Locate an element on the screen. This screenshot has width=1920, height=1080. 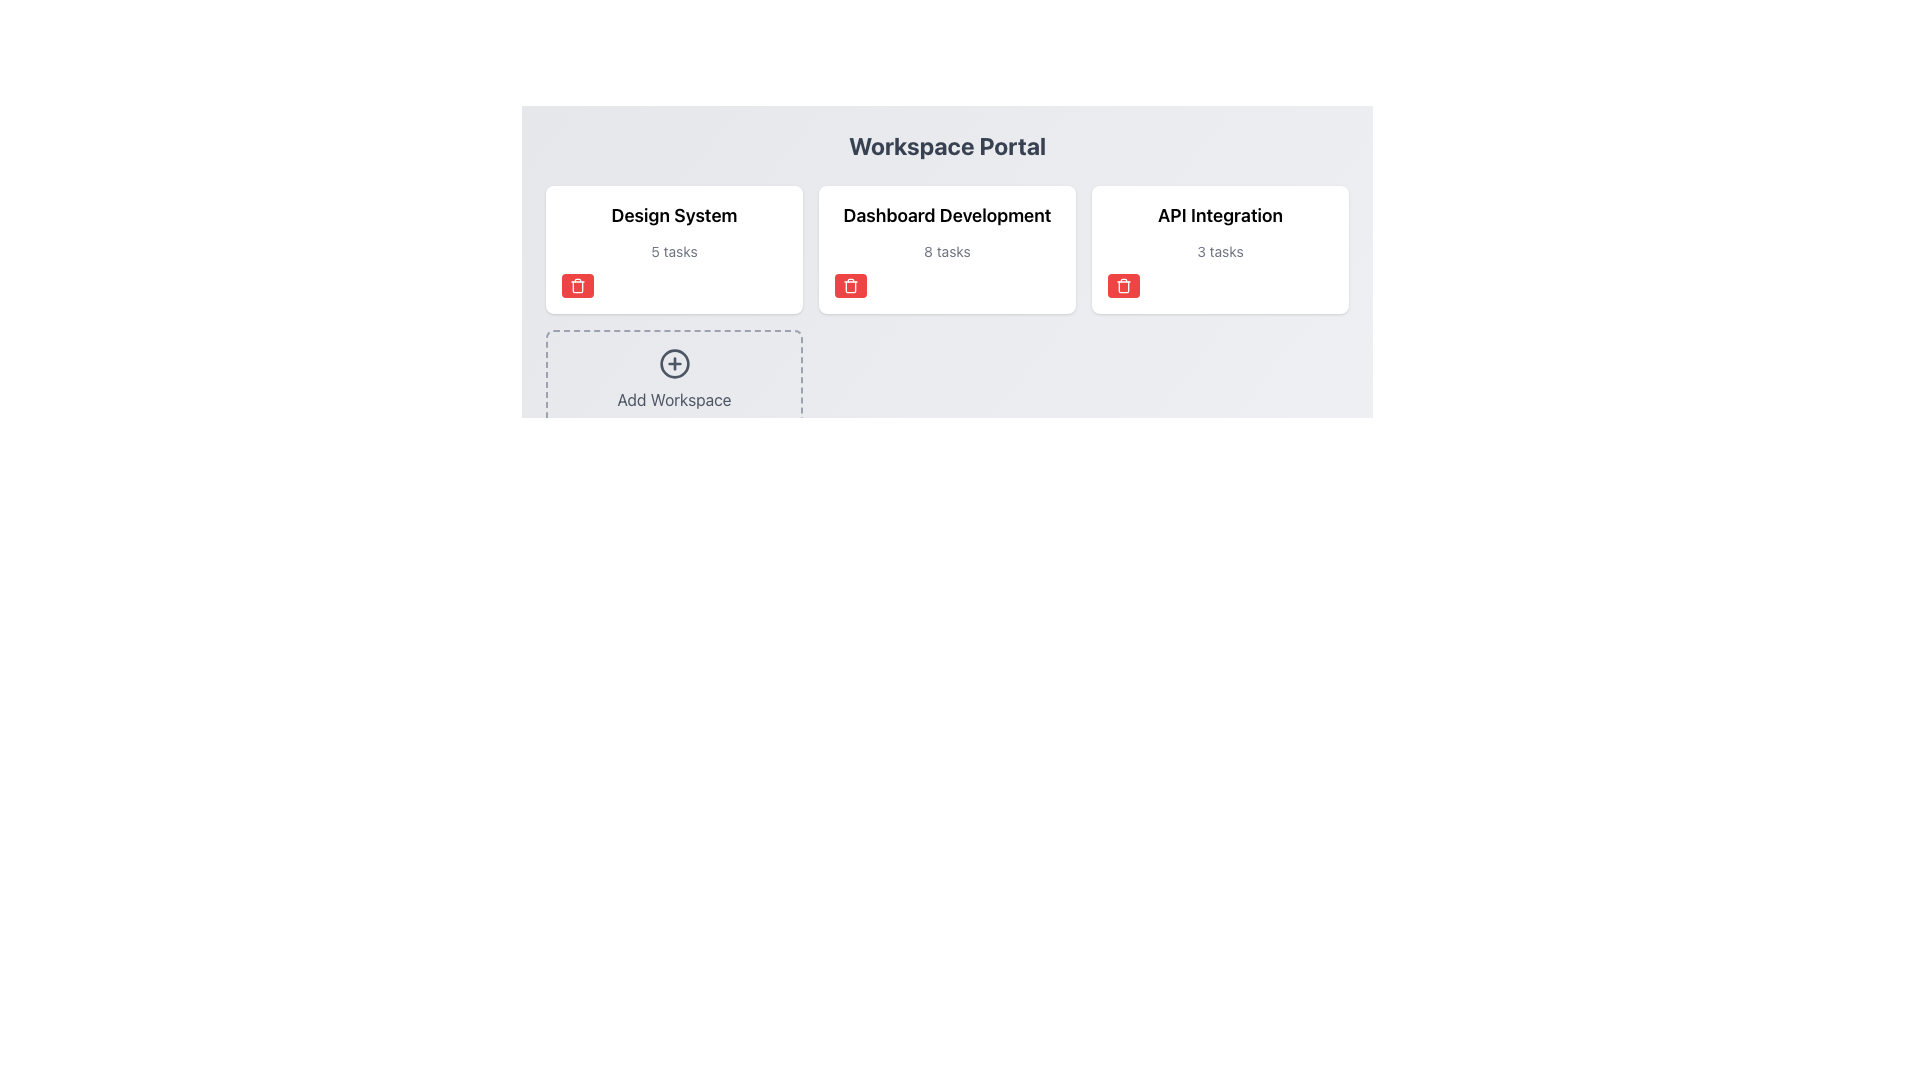
the 'Add Workspace' button, which is a rectangular area with dashed borders and rounded corners, featuring a circular plus icon and centered gray text, located in the lower portion of the grid layout is located at coordinates (674, 380).